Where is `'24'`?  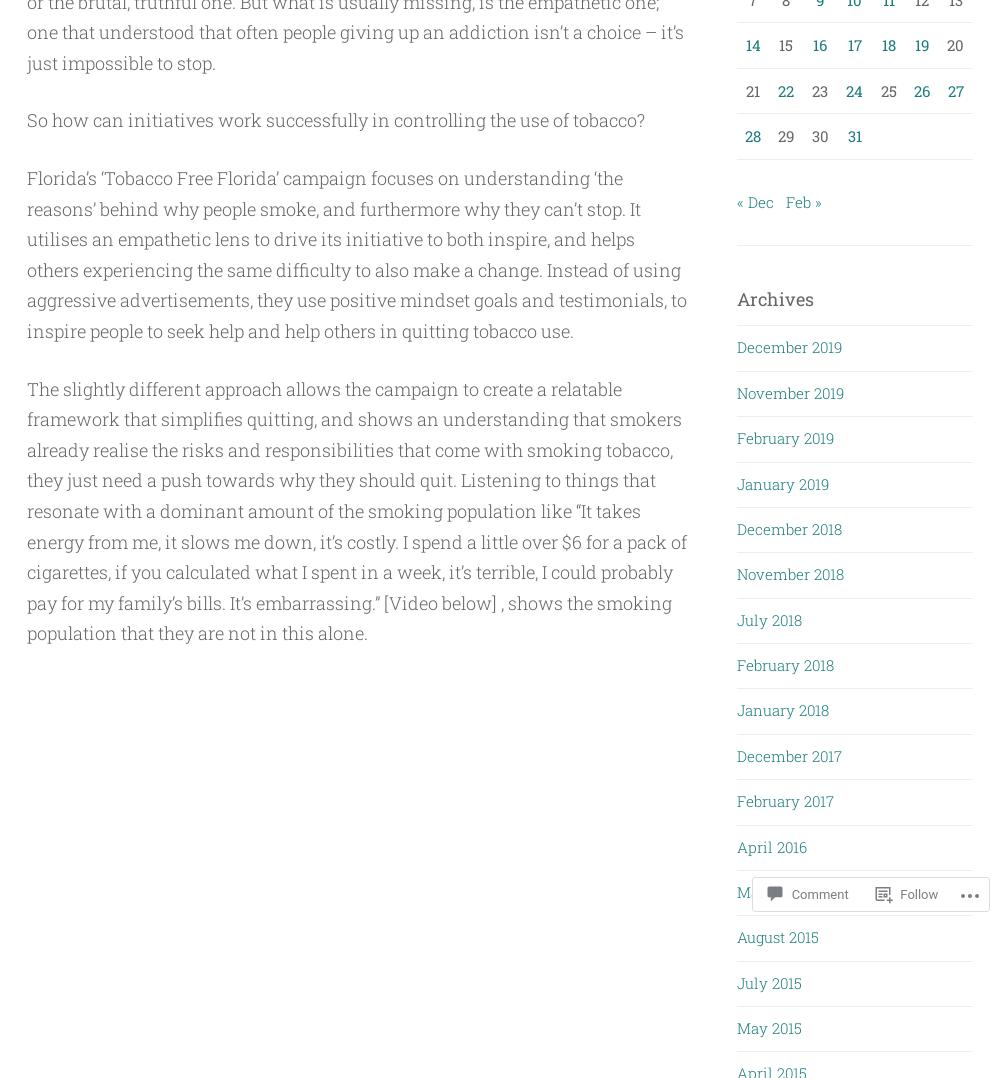 '24' is located at coordinates (845, 89).